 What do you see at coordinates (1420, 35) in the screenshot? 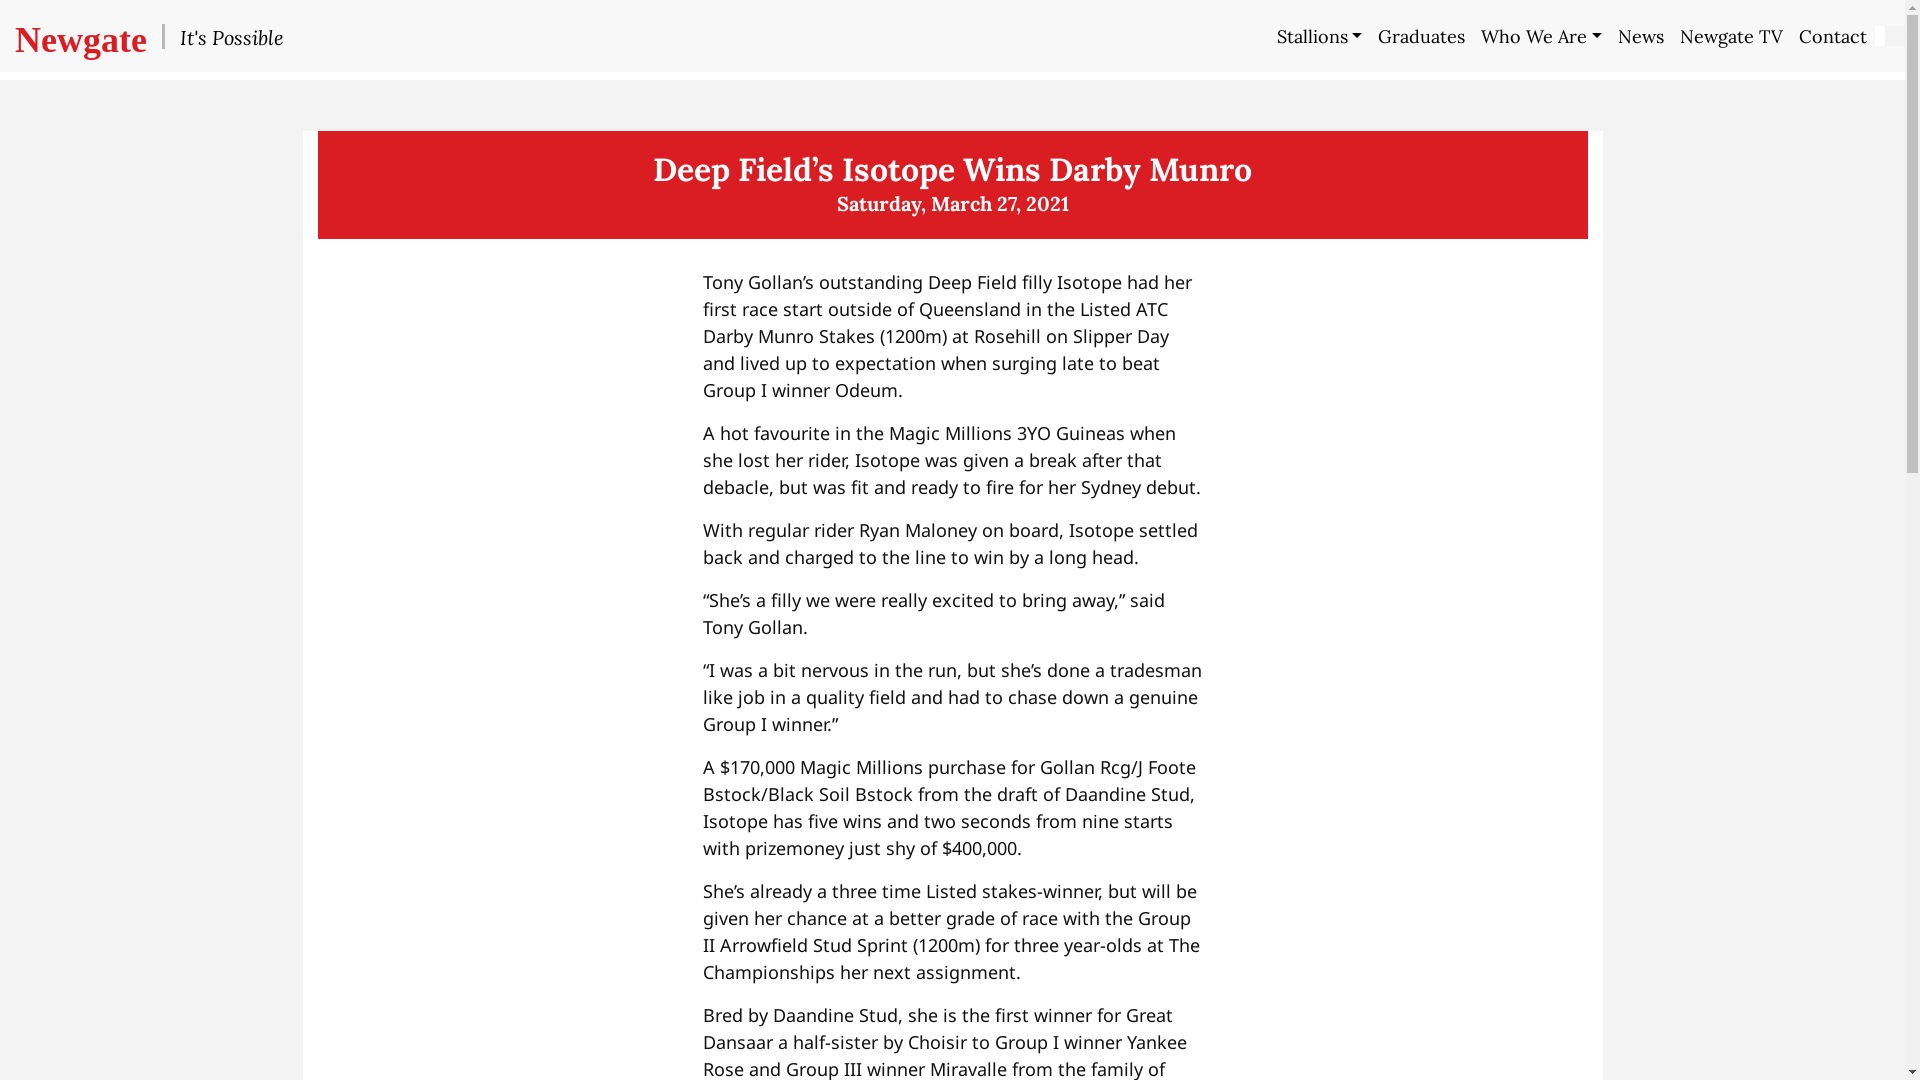
I see `'Graduates'` at bounding box center [1420, 35].